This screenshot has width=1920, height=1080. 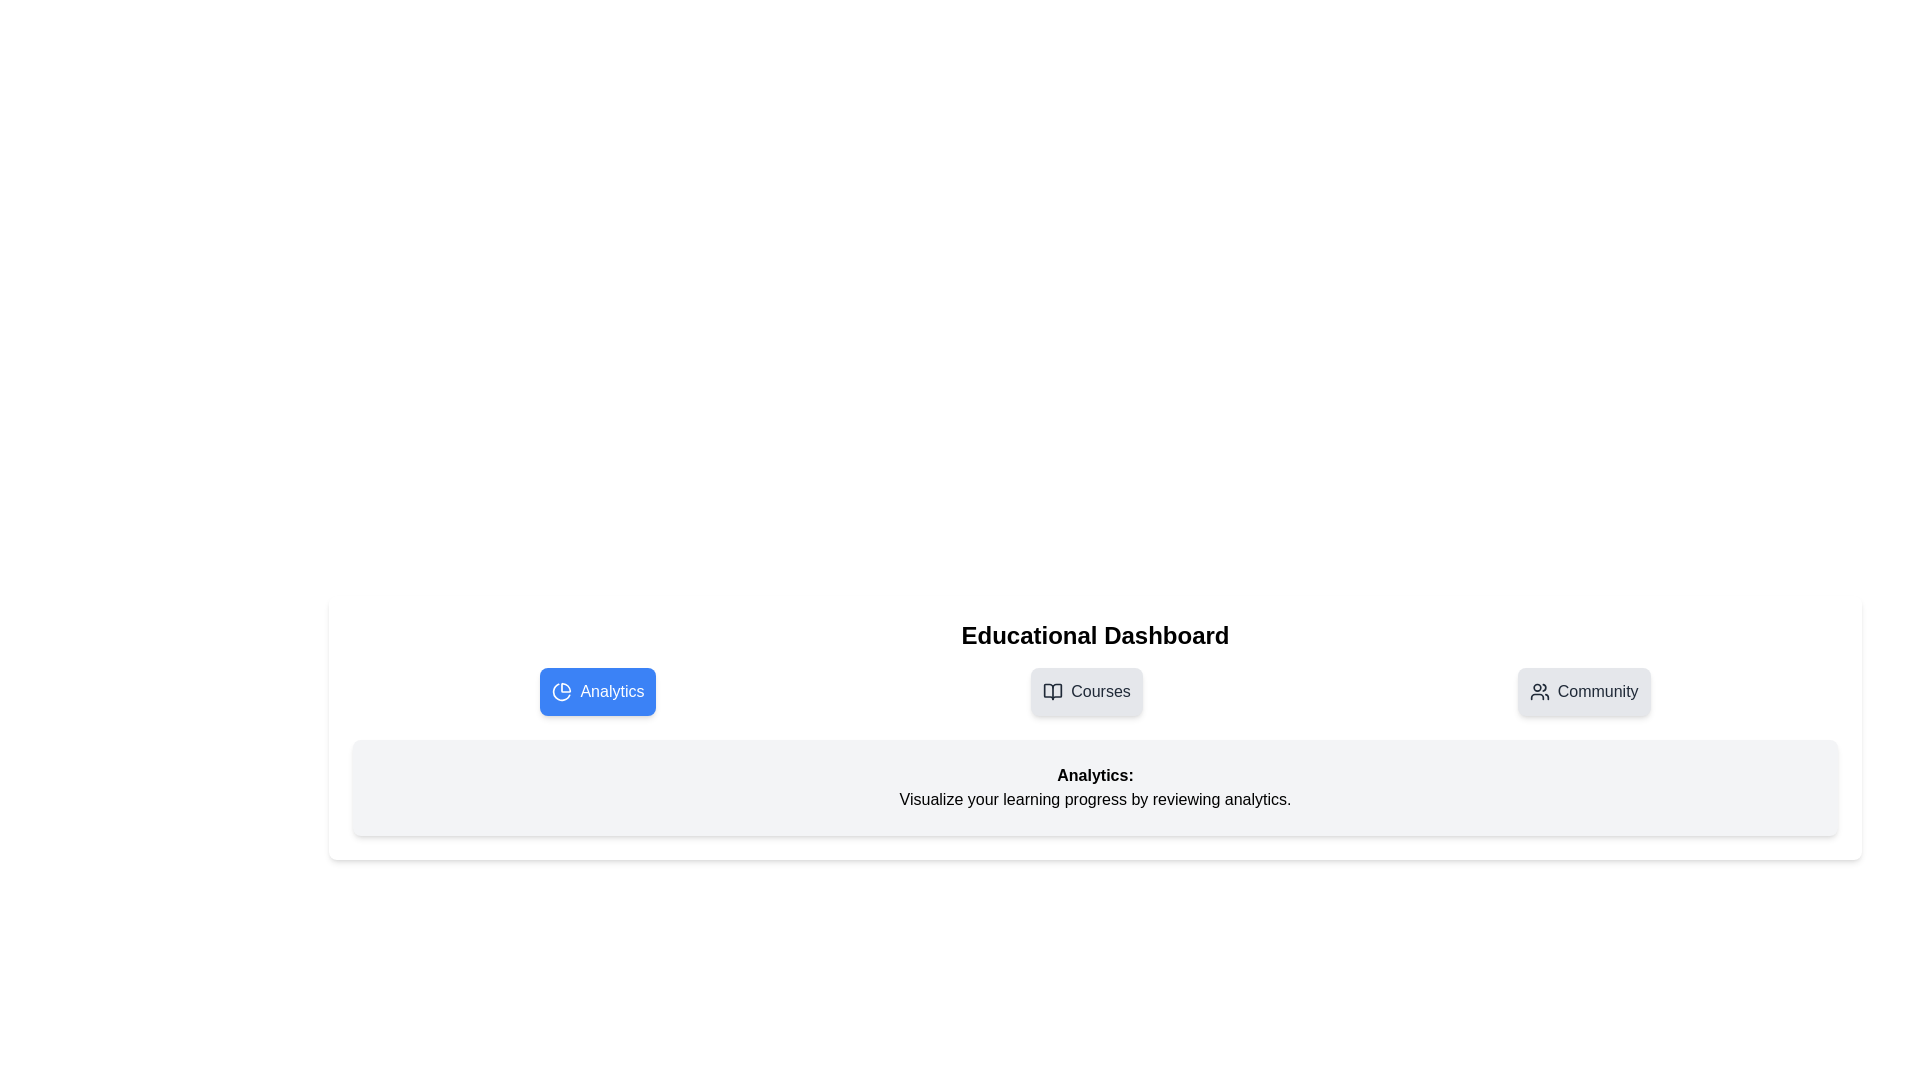 I want to click on the tab button labeled Analytics, so click(x=597, y=690).